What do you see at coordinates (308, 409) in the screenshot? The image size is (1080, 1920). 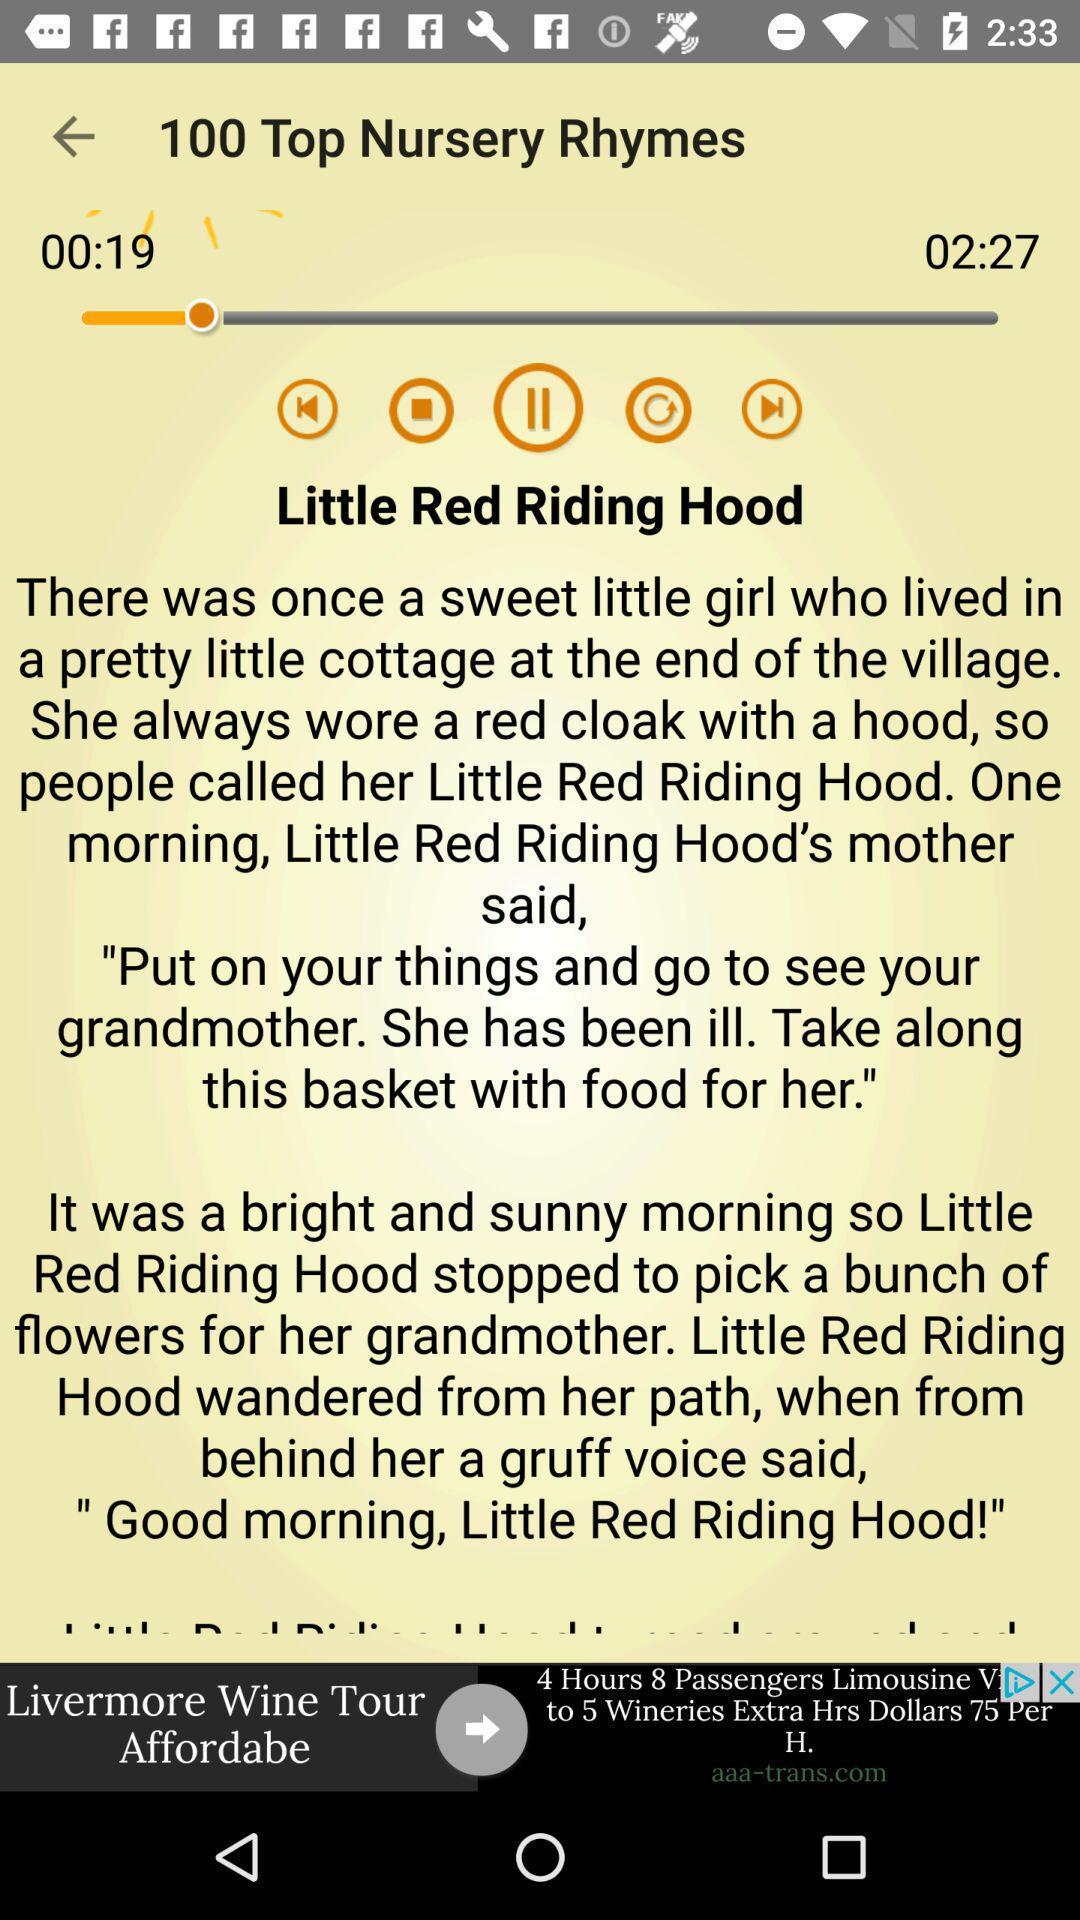 I see `the skip_previous icon` at bounding box center [308, 409].